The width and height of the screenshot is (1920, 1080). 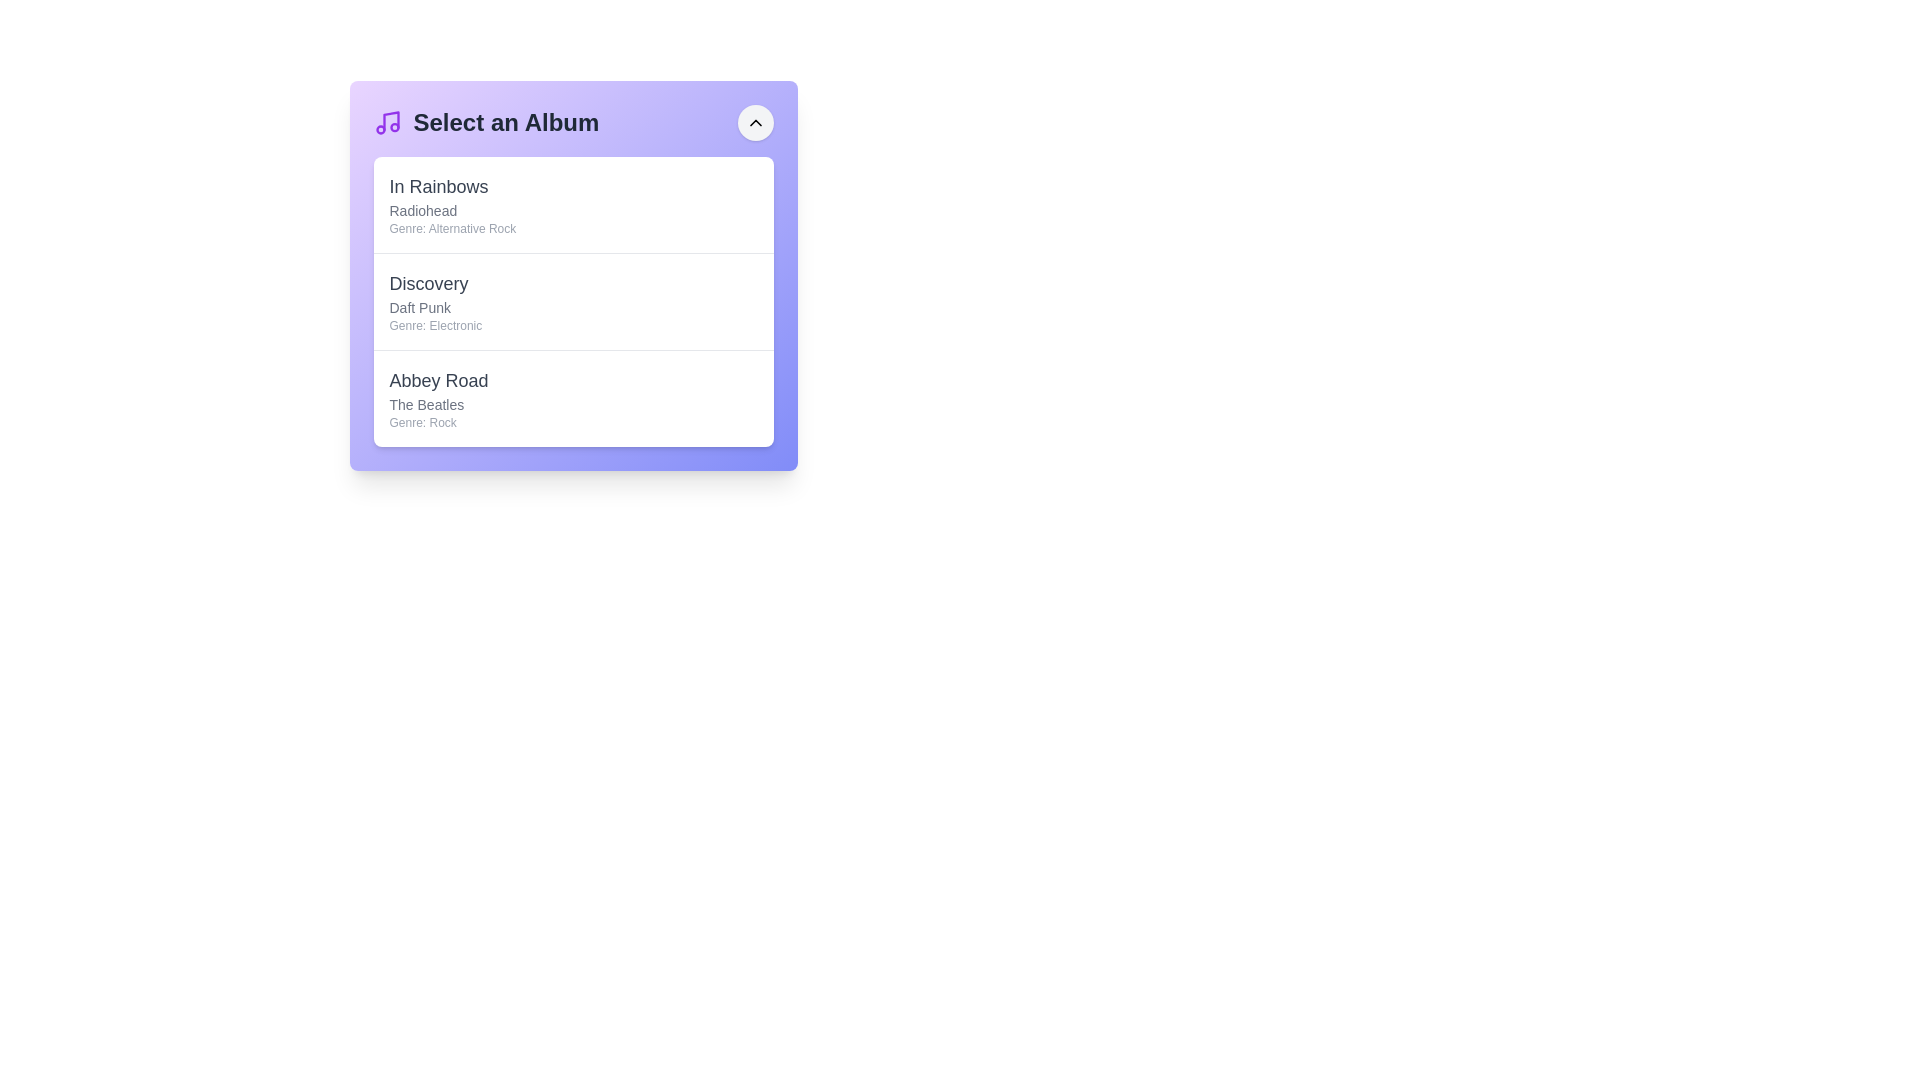 What do you see at coordinates (438, 381) in the screenshot?
I see `album title text label displaying 'Abbey Road', which is located in the third group of items above 'The Beatles'` at bounding box center [438, 381].